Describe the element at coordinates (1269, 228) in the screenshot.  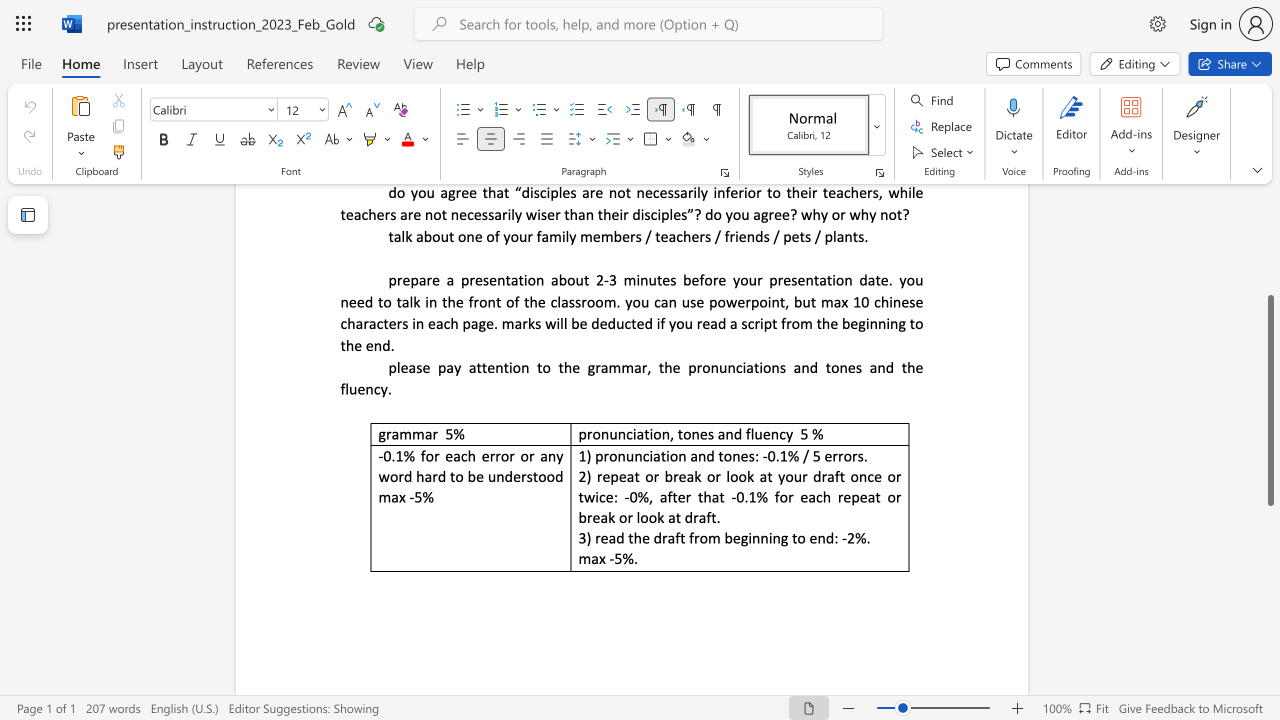
I see `the scrollbar to slide the page up` at that location.